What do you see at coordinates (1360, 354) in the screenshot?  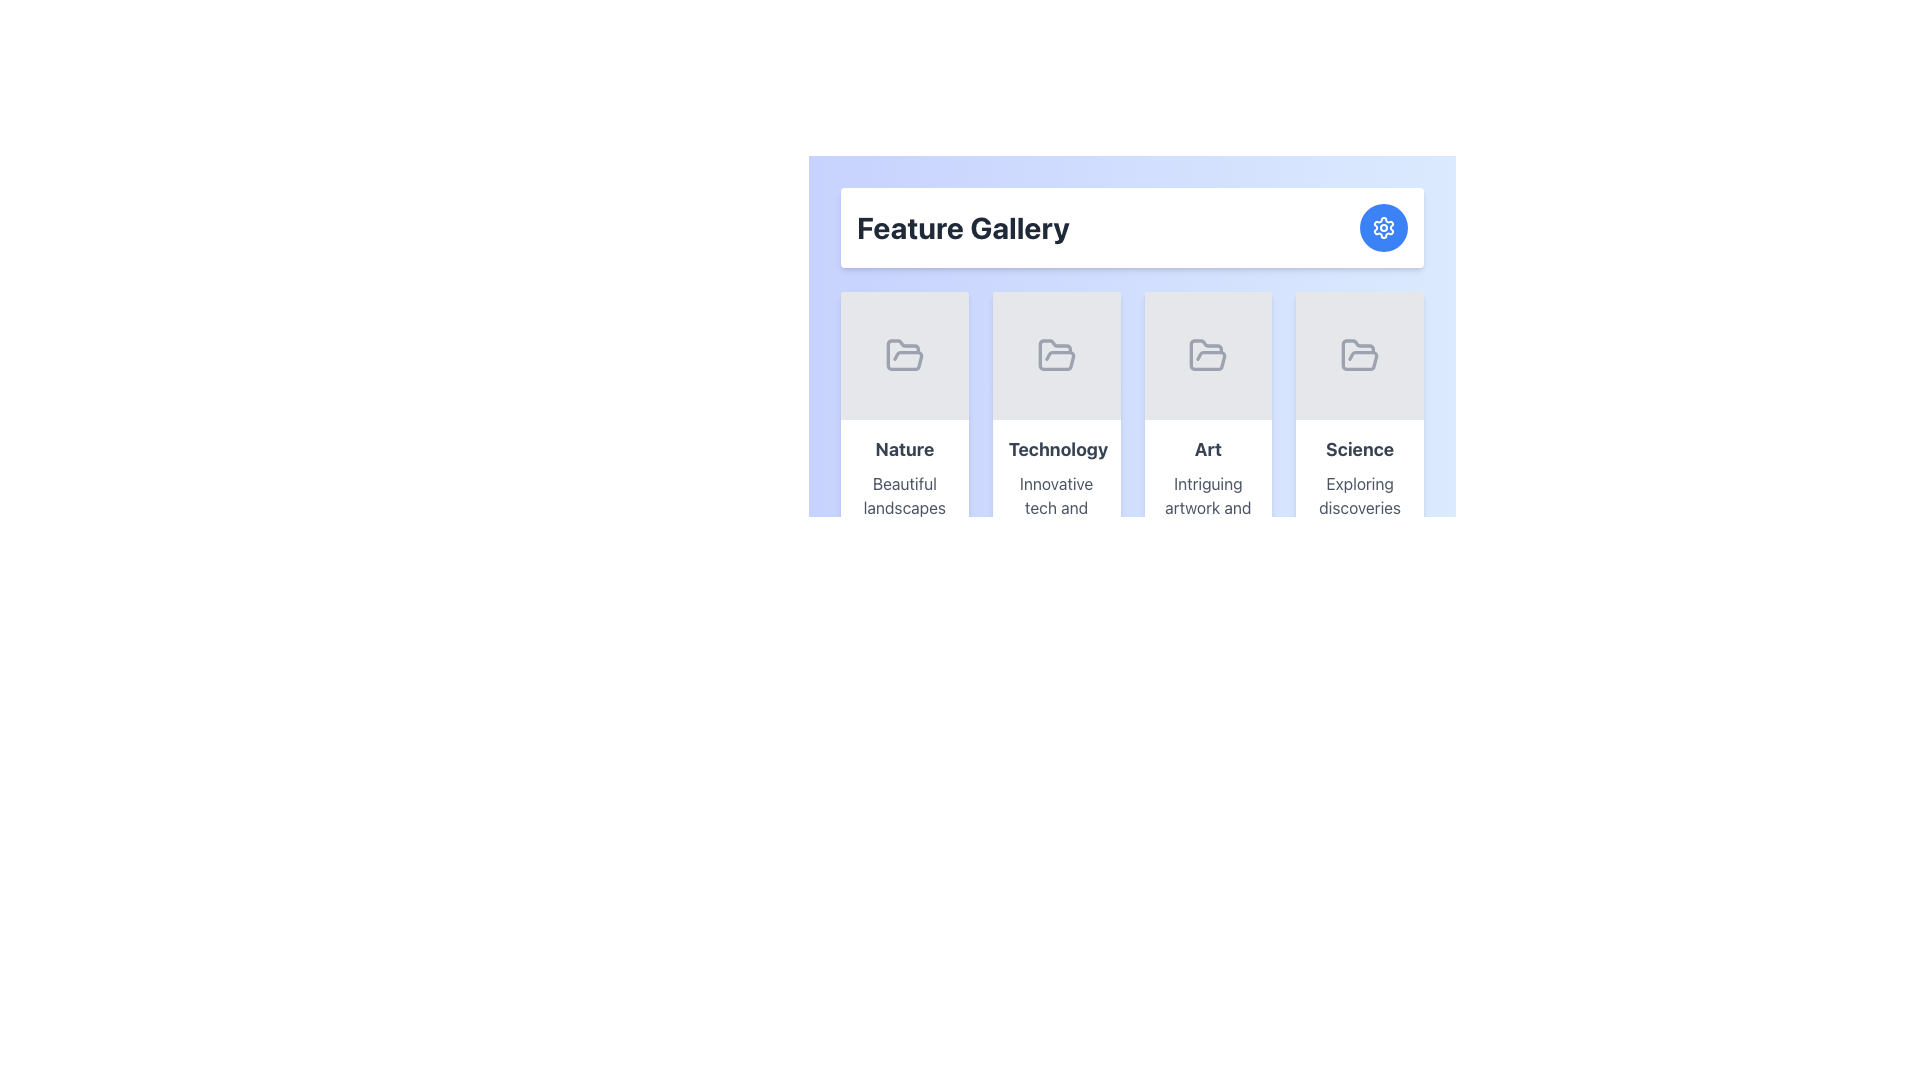 I see `the folder icon representing the 'Science' category in the 'Feature Gallery' interface, located at the far right of the row of category folders` at bounding box center [1360, 354].